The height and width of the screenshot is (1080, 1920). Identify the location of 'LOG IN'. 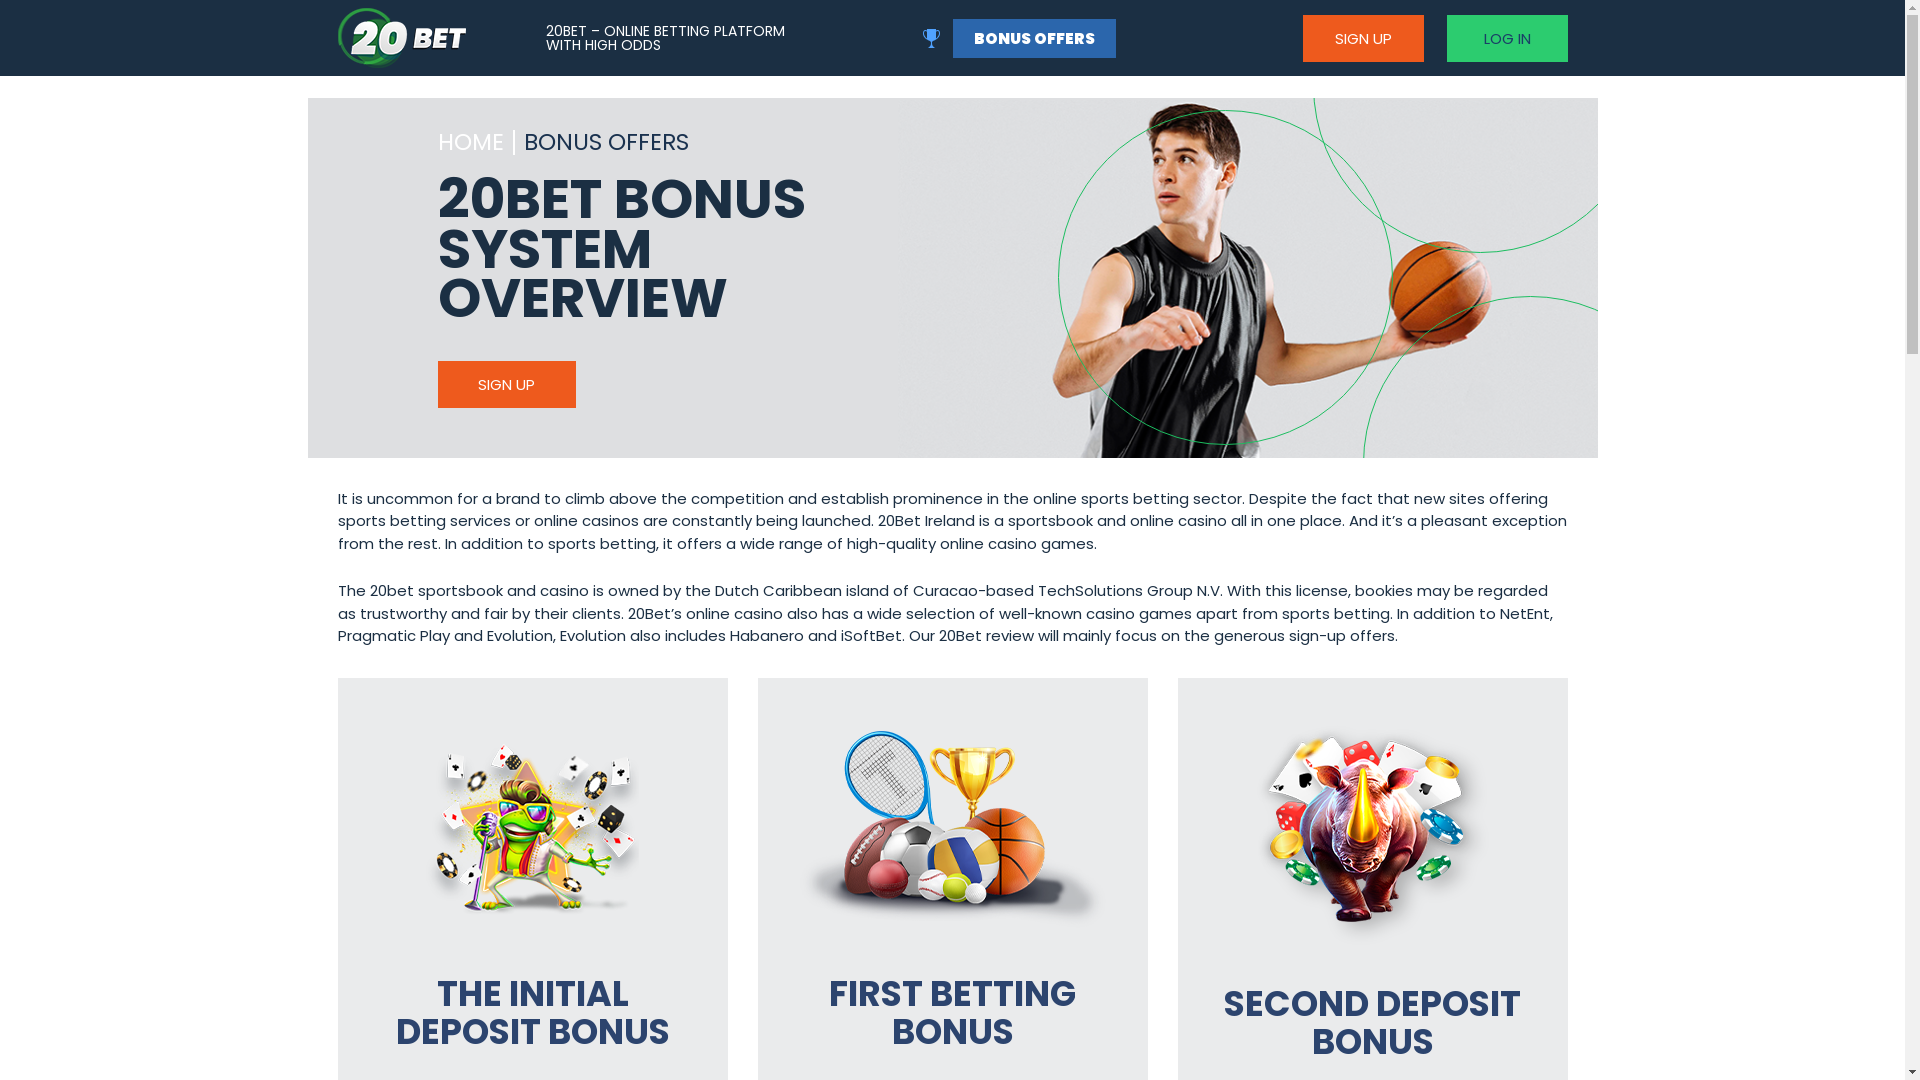
(1506, 37).